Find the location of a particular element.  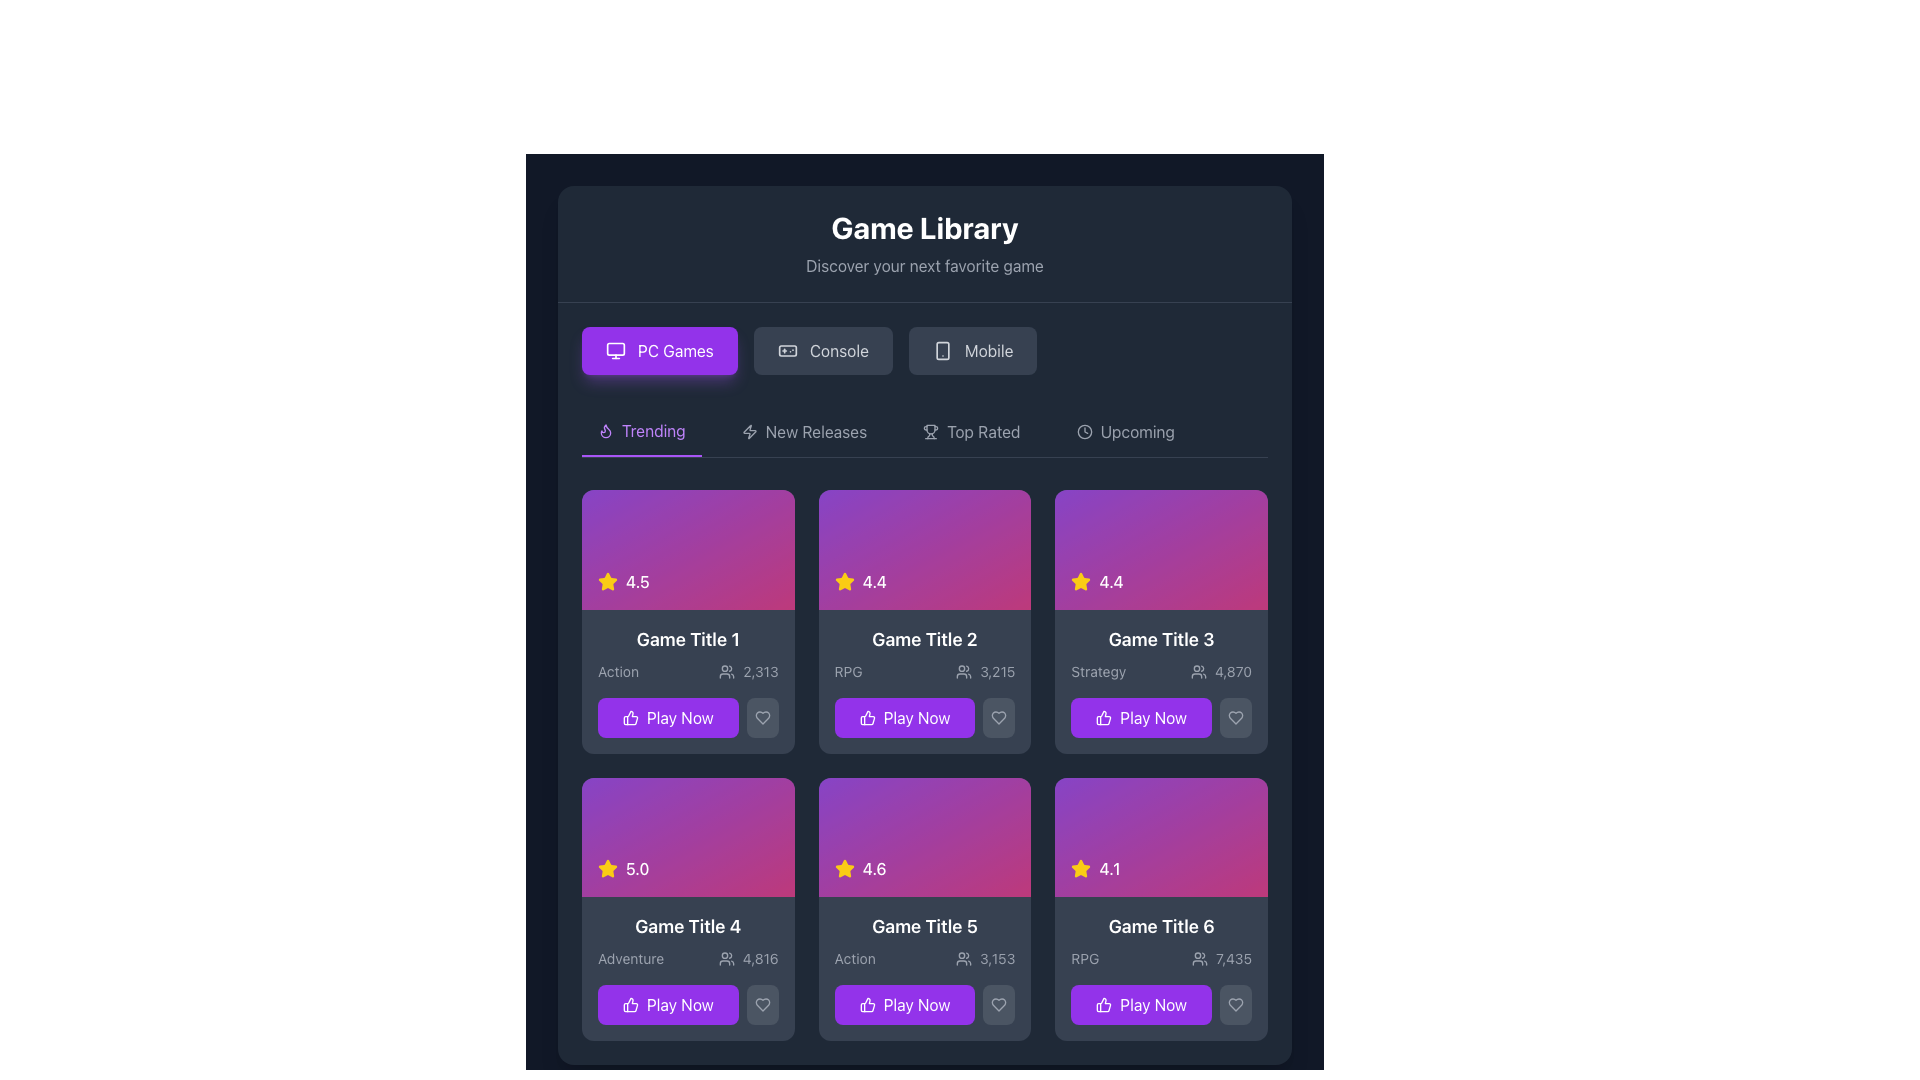

the small heart icon button located in the bottom-right corner of the fifth card under the 'Game Title 5' section is located at coordinates (999, 1005).